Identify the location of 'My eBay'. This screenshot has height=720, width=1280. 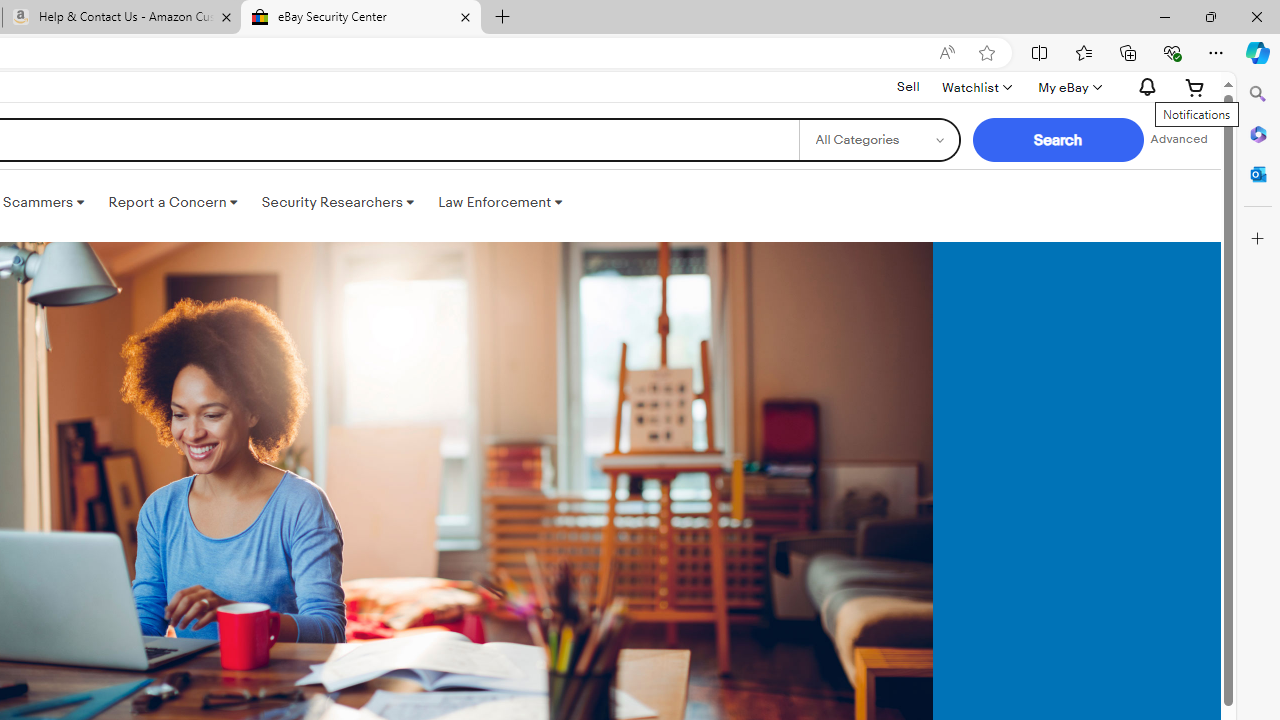
(1067, 86).